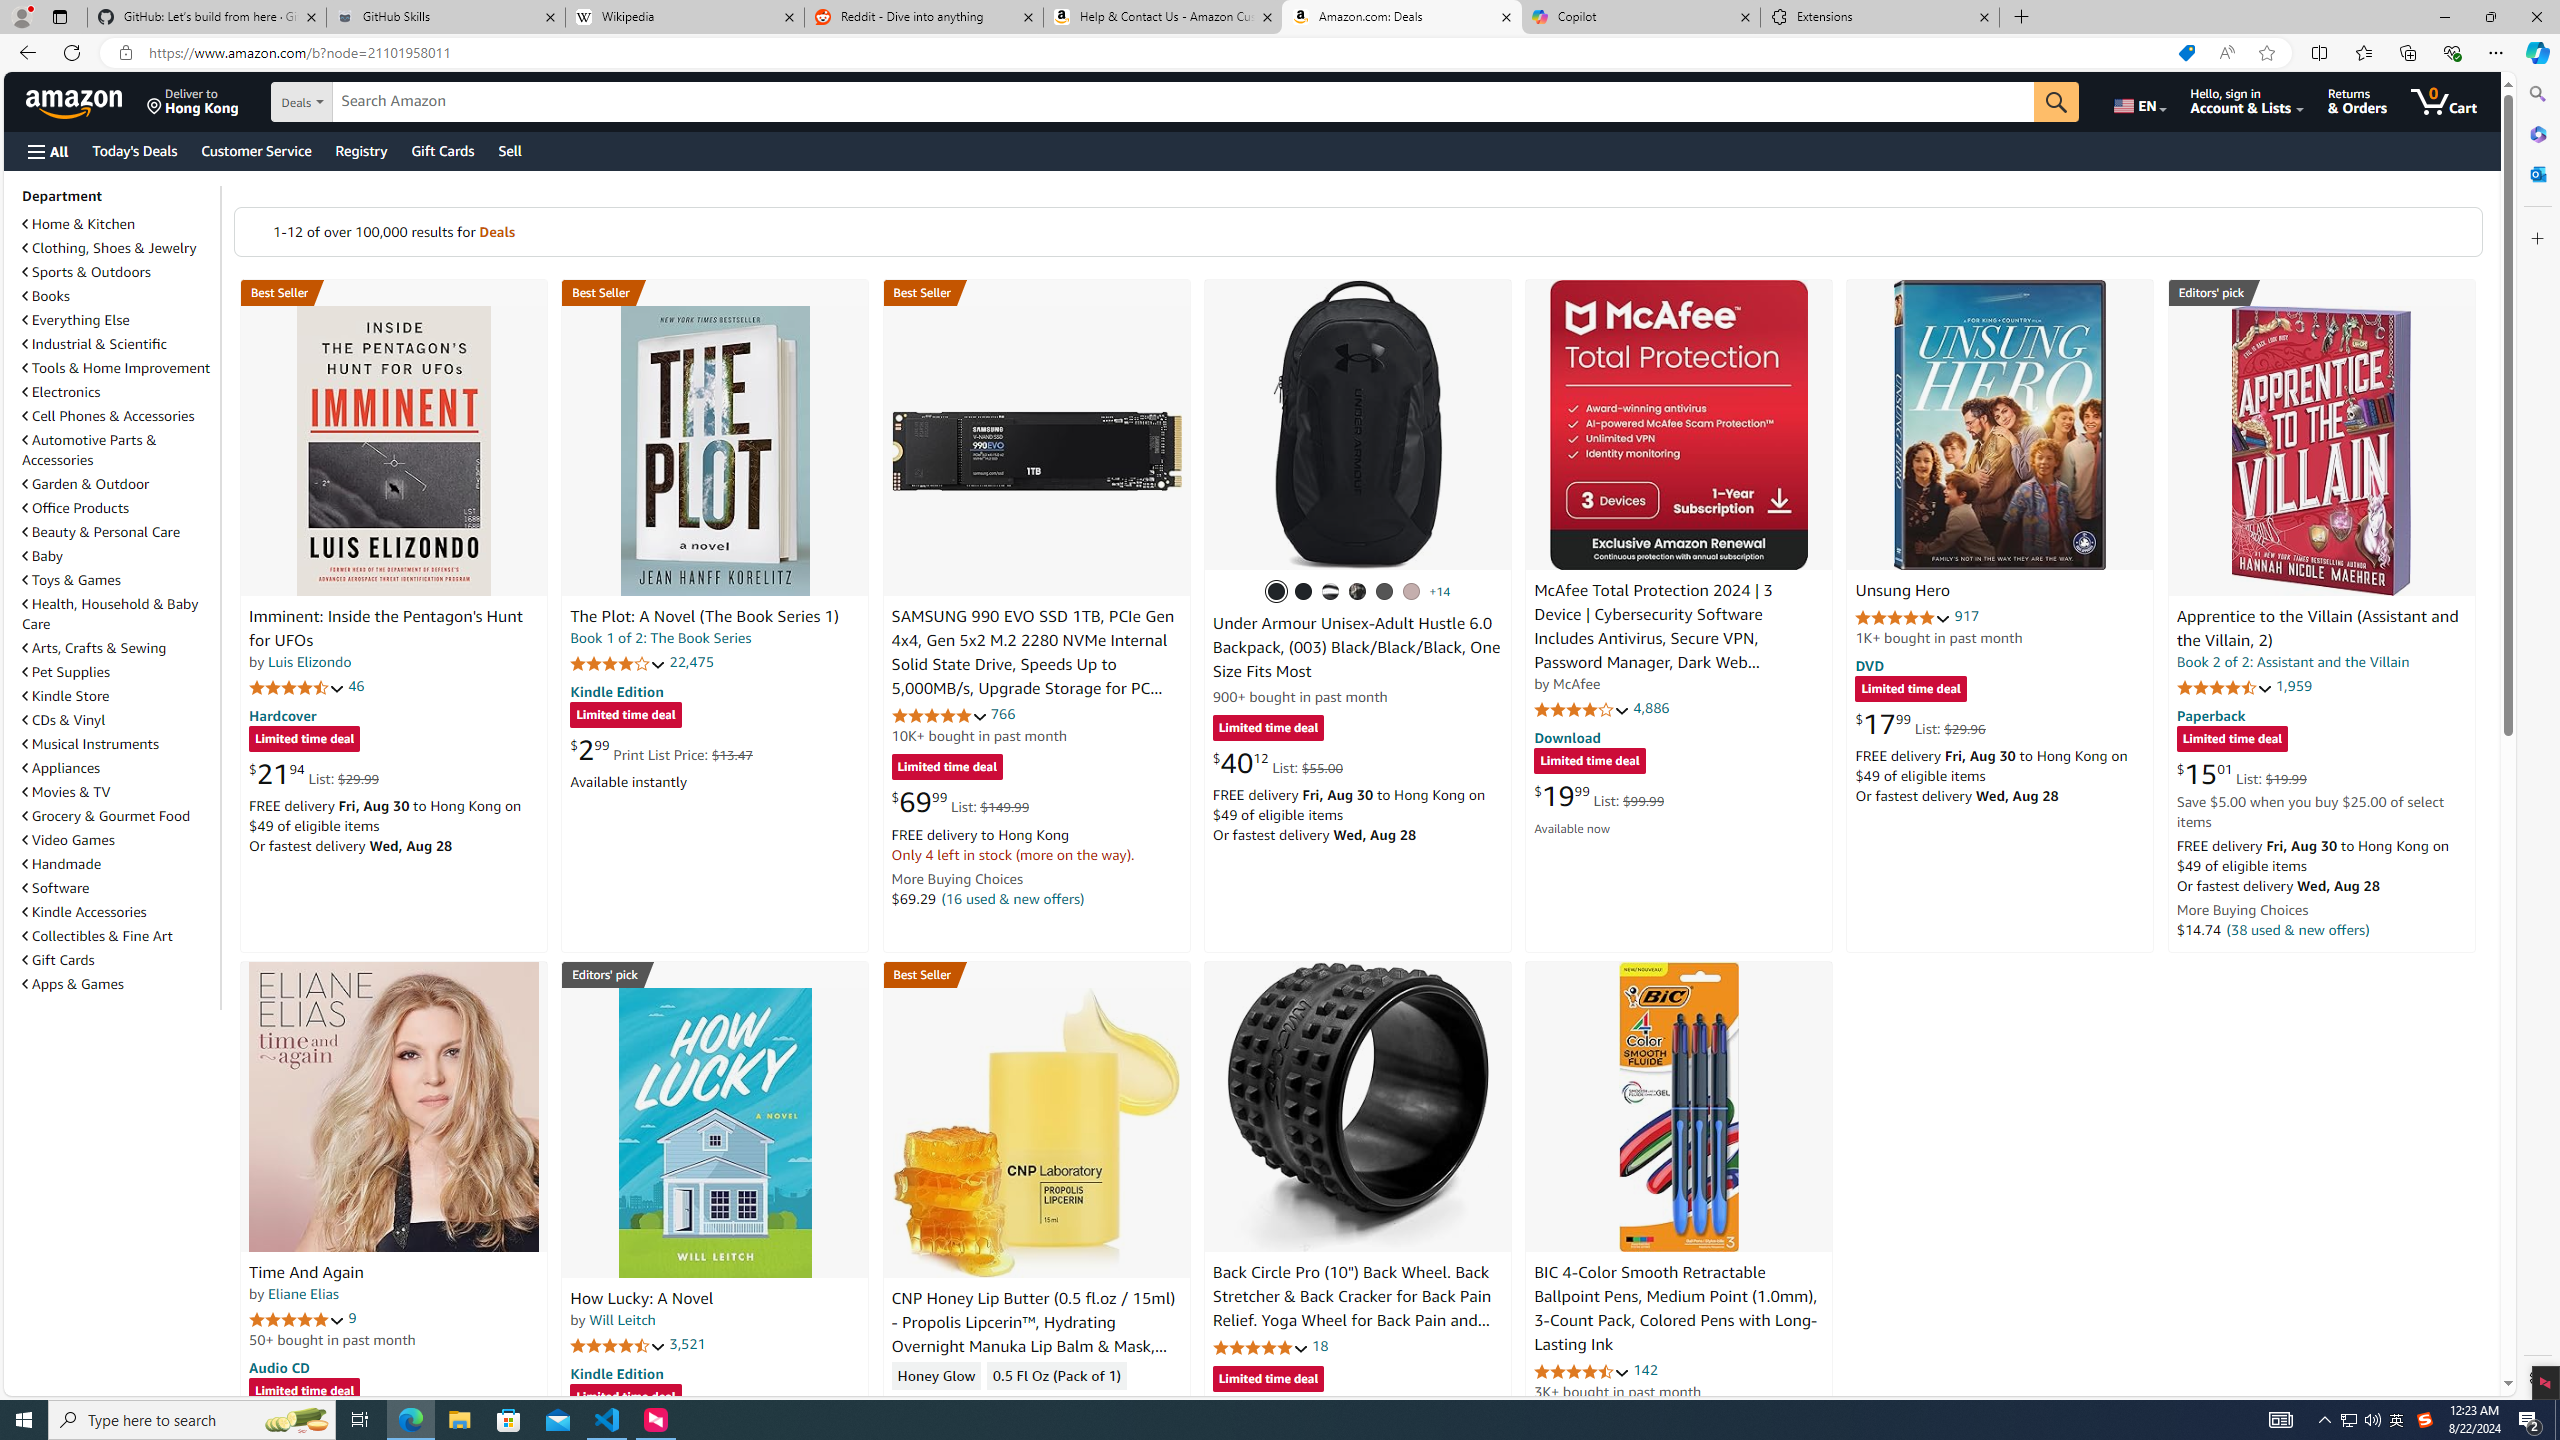 The image size is (2560, 1440). Describe the element at coordinates (444, 16) in the screenshot. I see `'GitHub Skills'` at that location.